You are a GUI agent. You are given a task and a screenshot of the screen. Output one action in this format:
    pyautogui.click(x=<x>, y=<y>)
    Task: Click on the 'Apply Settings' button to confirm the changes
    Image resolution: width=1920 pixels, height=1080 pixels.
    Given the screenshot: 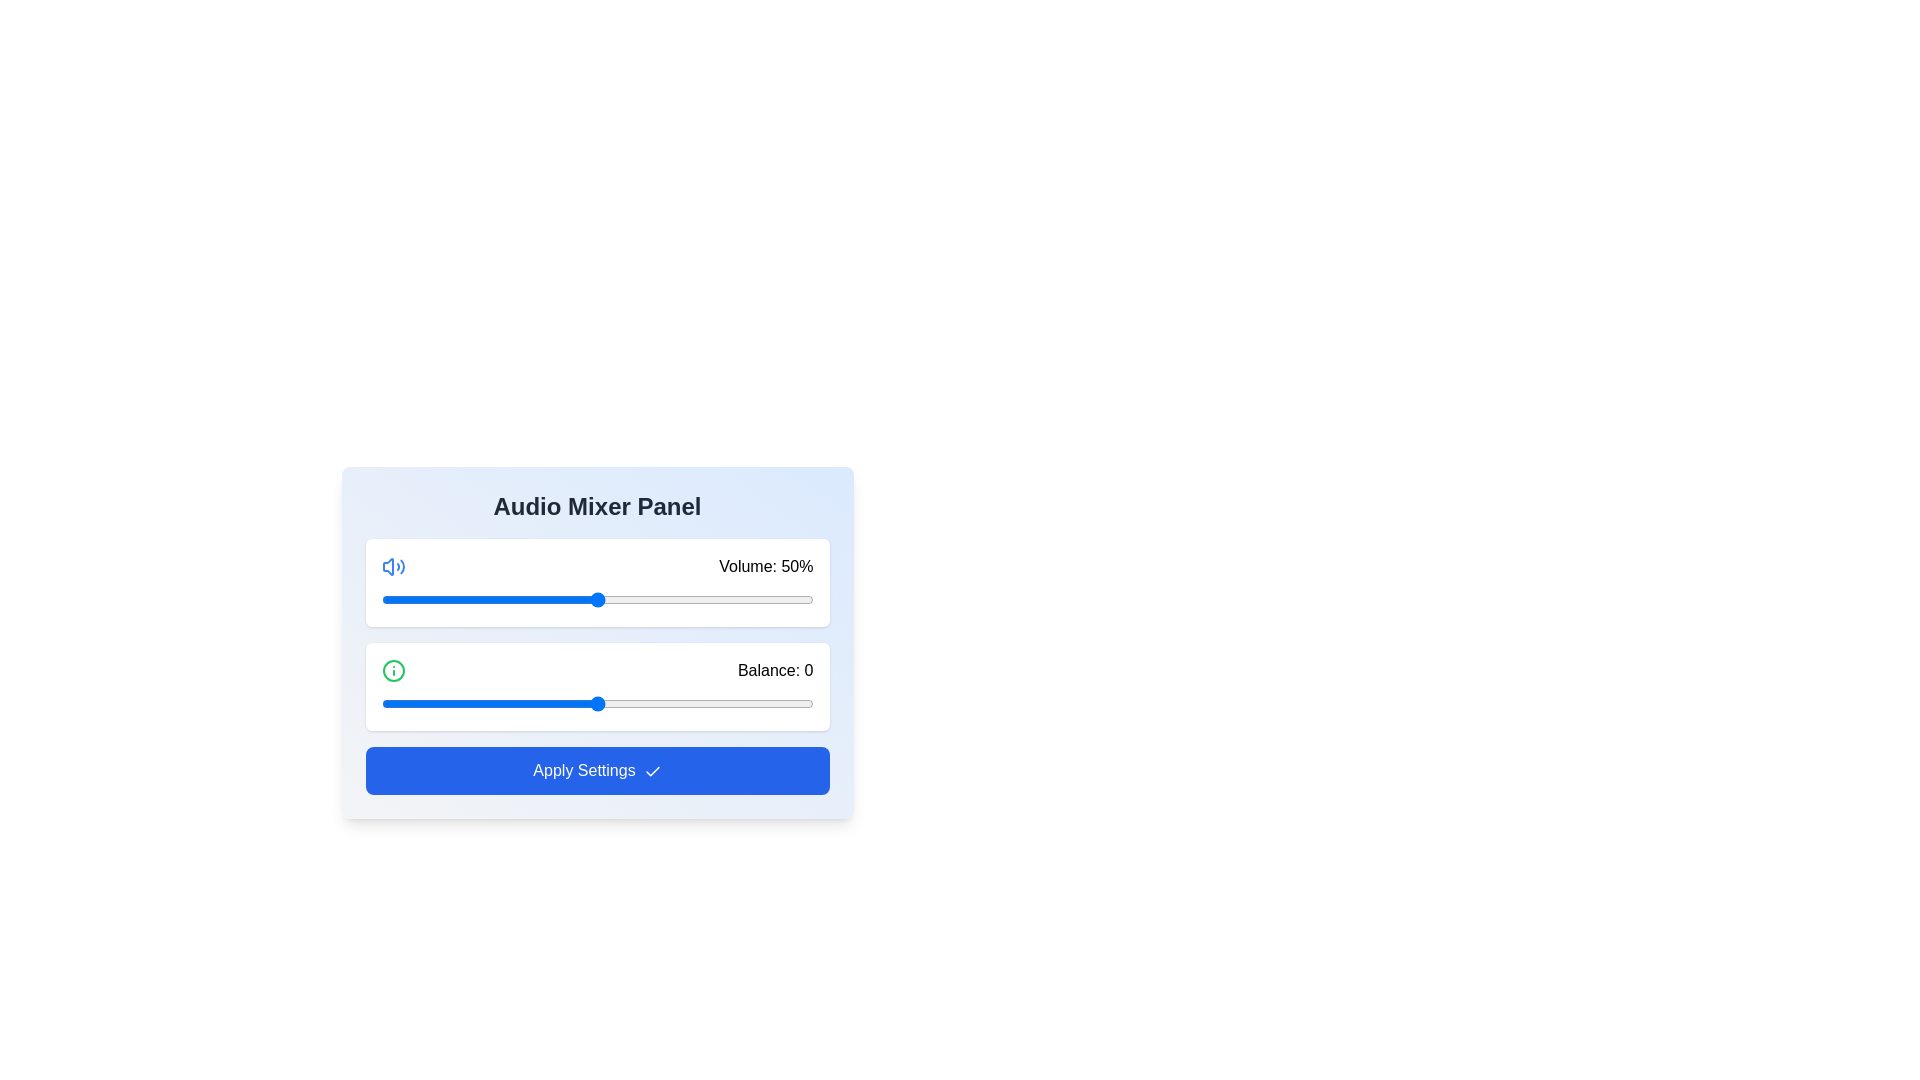 What is the action you would take?
    pyautogui.click(x=596, y=770)
    